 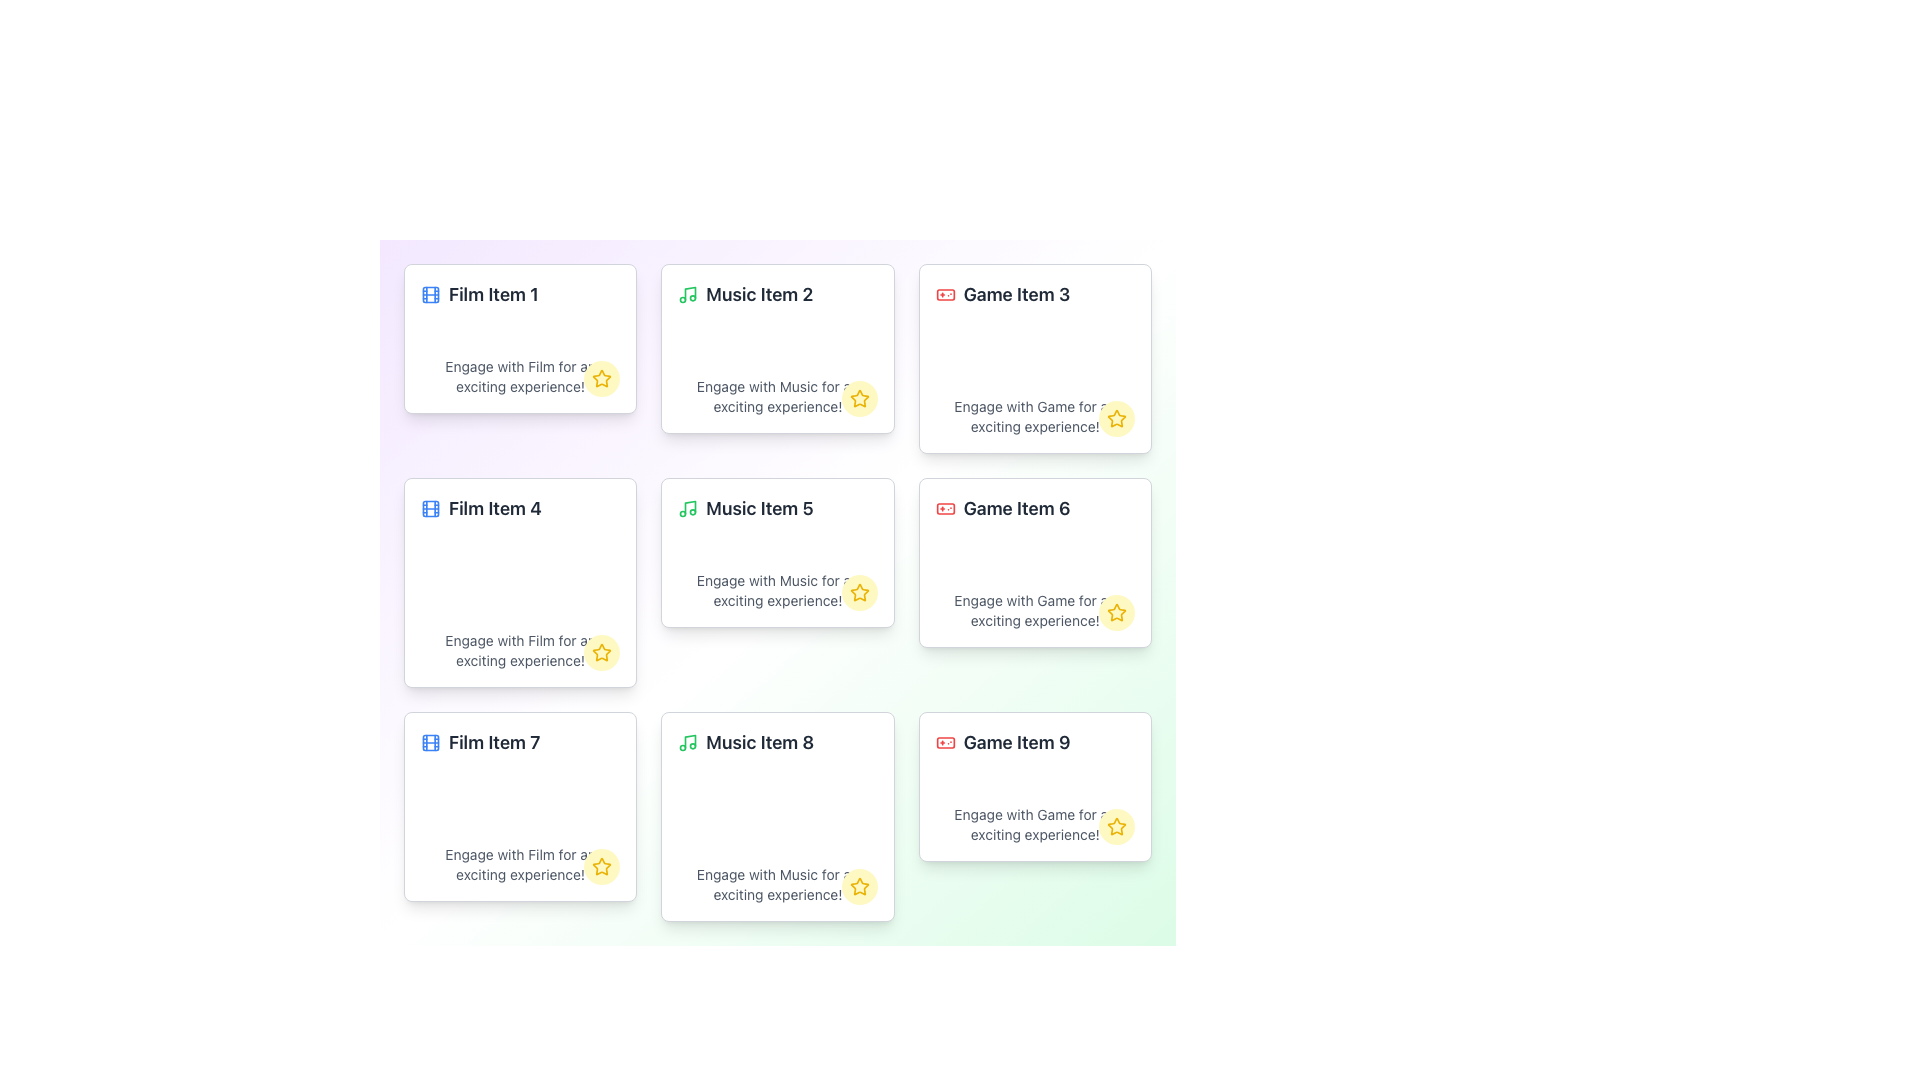 I want to click on text of the label with an icon located in the lower-right corner of the card labeled 'Game Item 9', so click(x=1035, y=743).